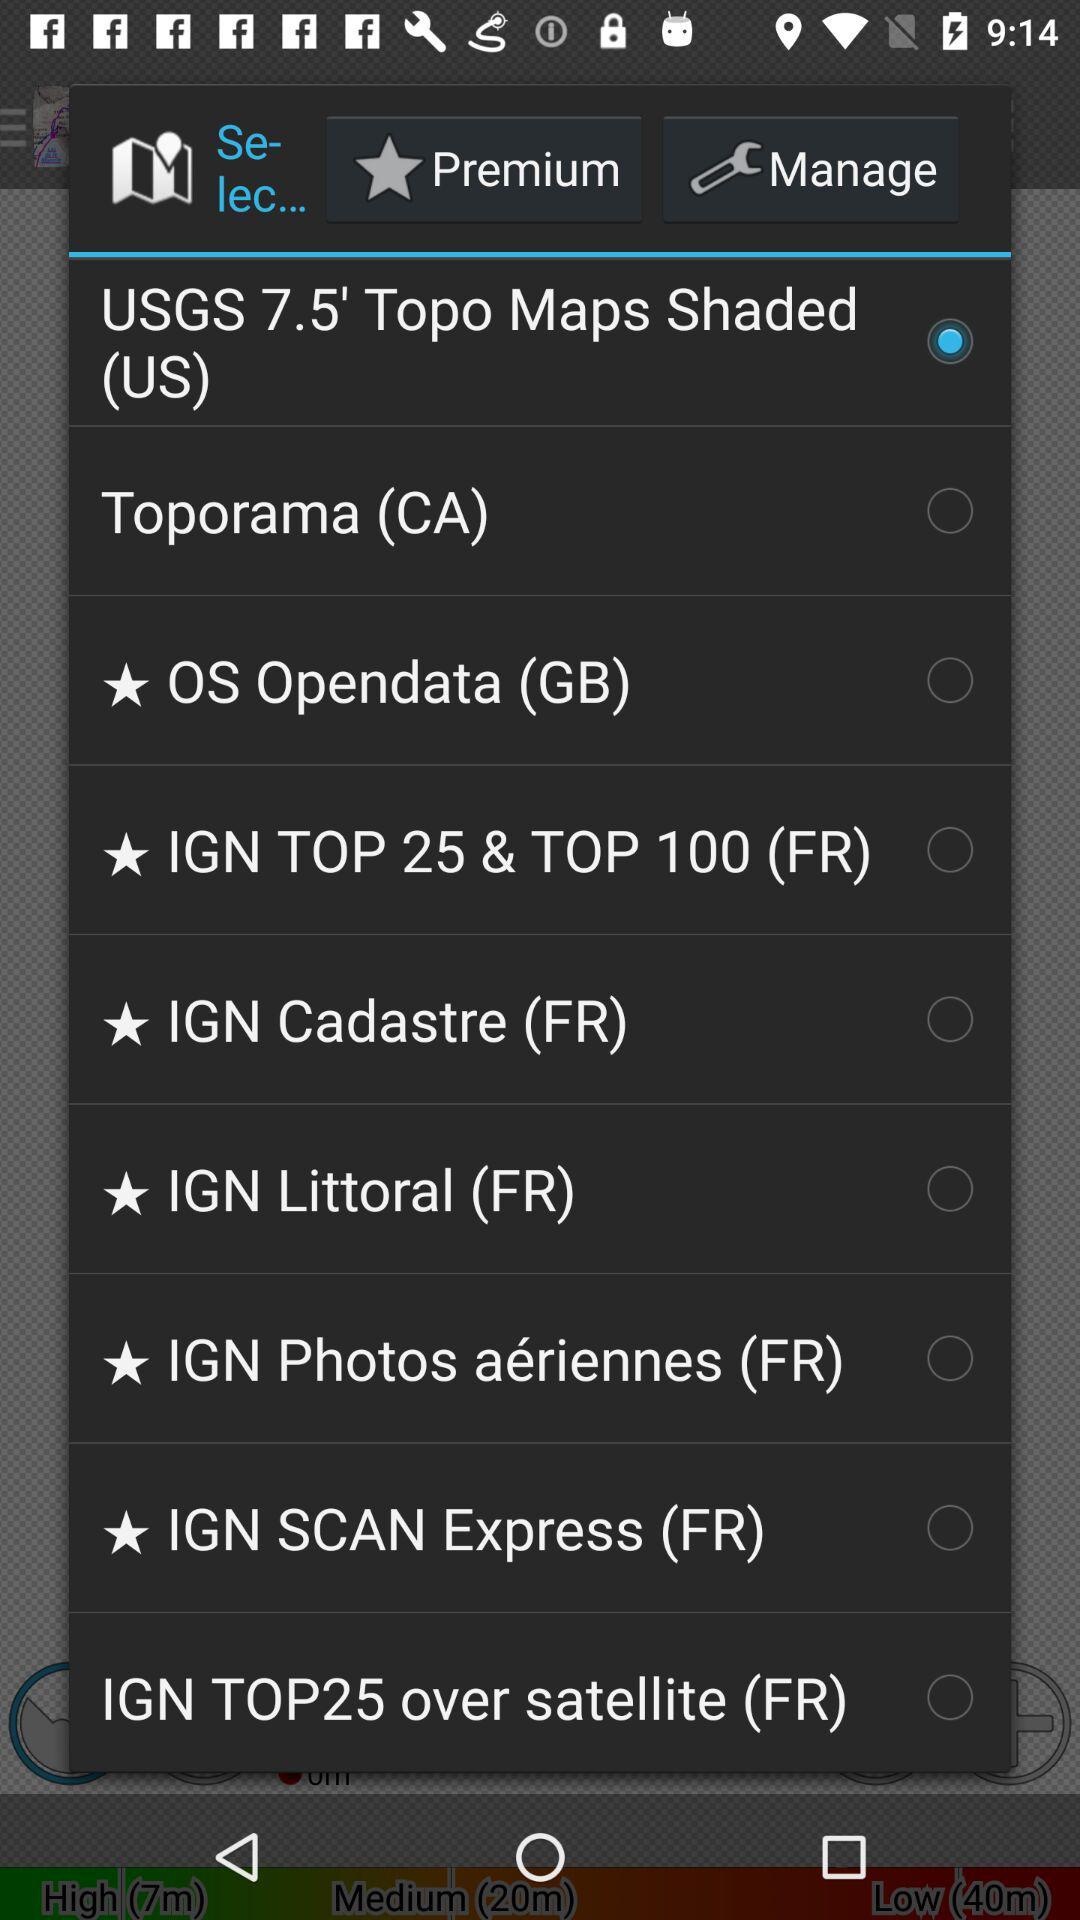 This screenshot has width=1080, height=1920. What do you see at coordinates (810, 168) in the screenshot?
I see `icon next to premium` at bounding box center [810, 168].